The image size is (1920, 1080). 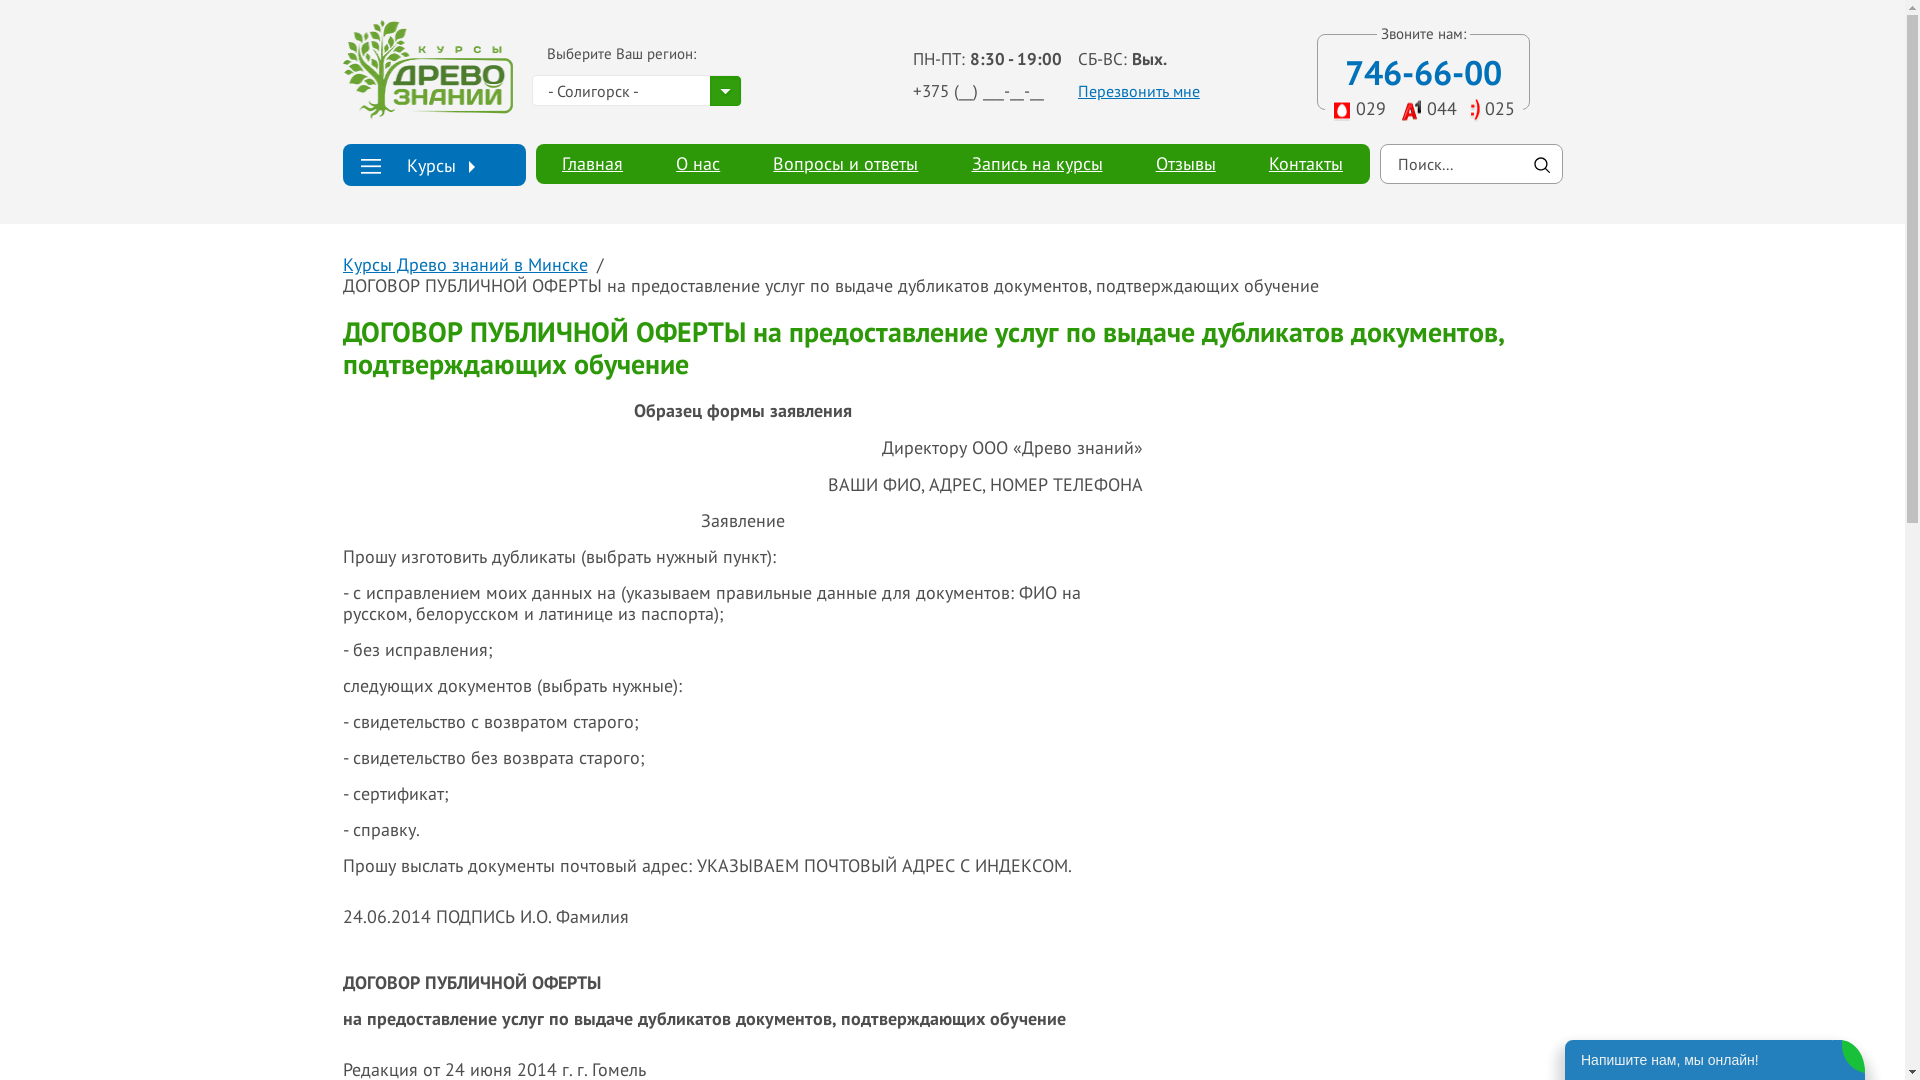 I want to click on '746-66-00', so click(x=1422, y=71).